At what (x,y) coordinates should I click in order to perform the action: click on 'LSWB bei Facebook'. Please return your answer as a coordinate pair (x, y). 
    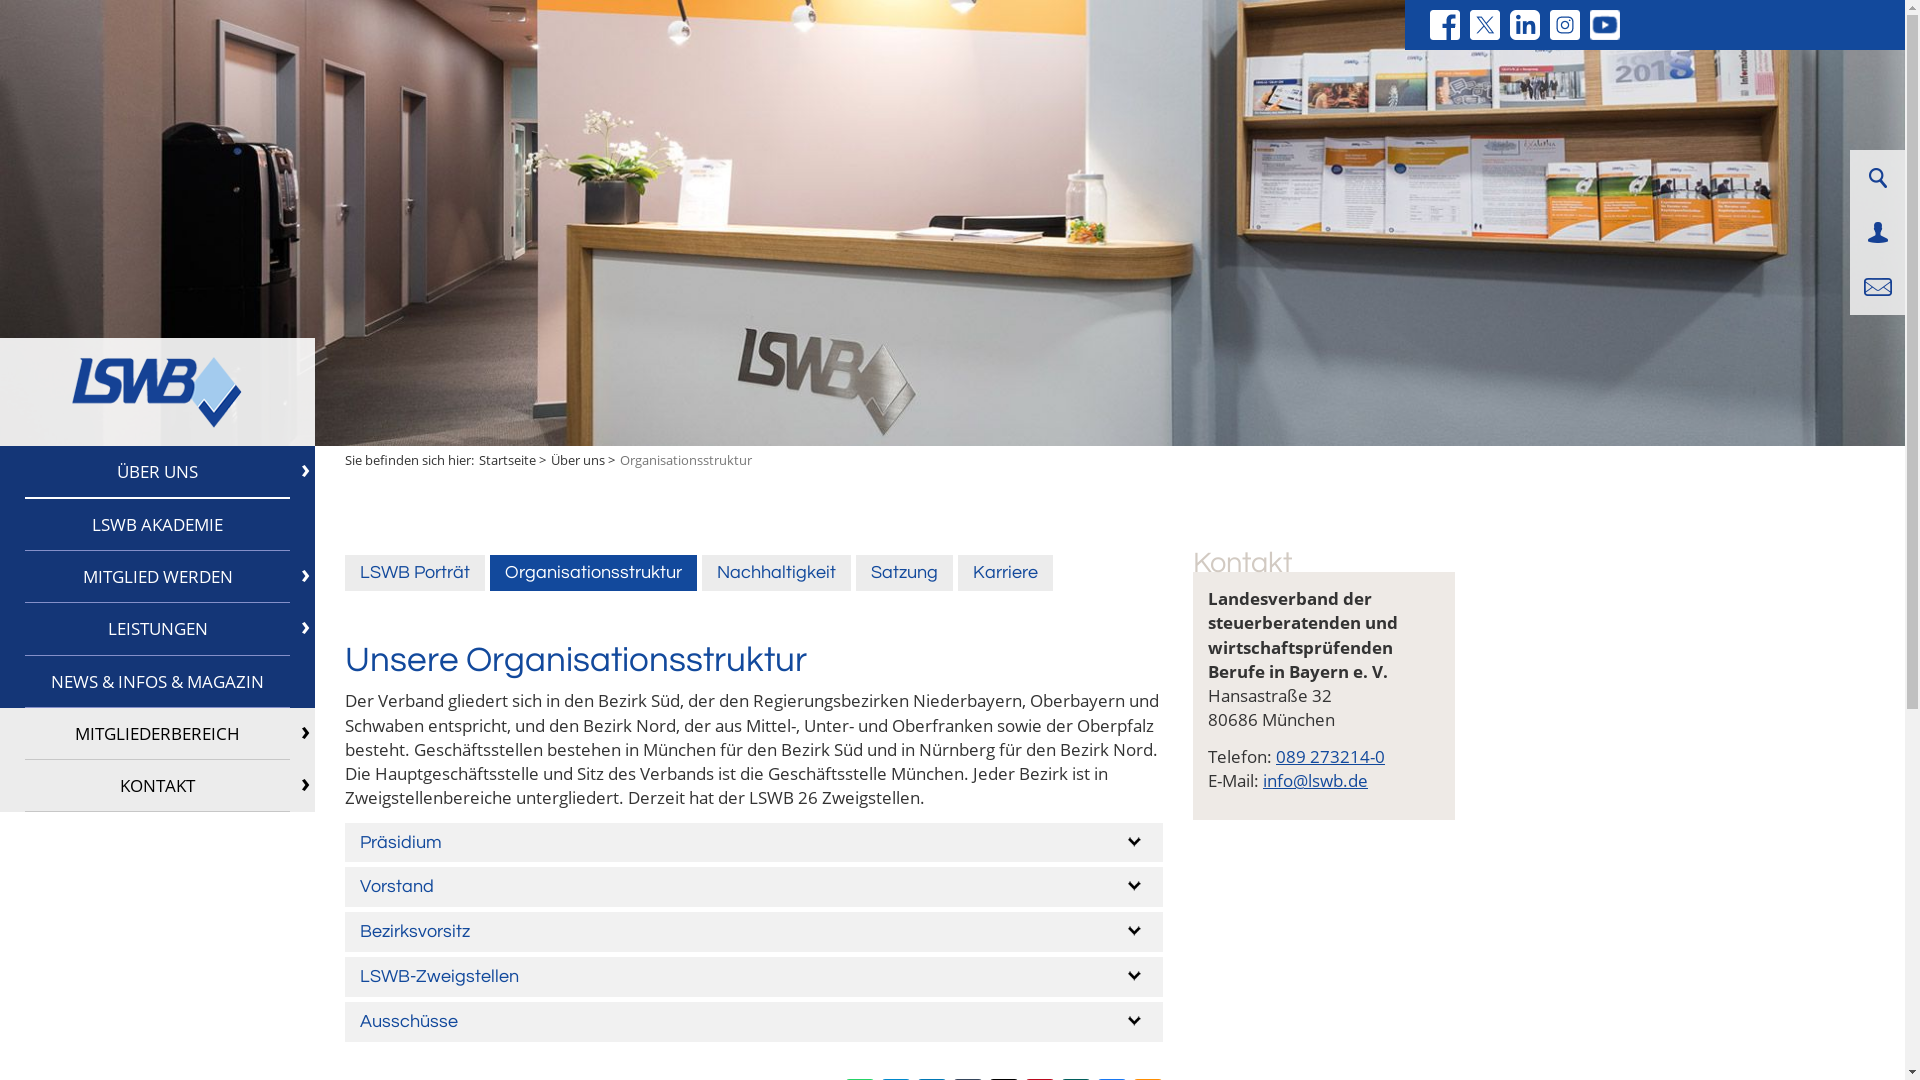
    Looking at the image, I should click on (1444, 24).